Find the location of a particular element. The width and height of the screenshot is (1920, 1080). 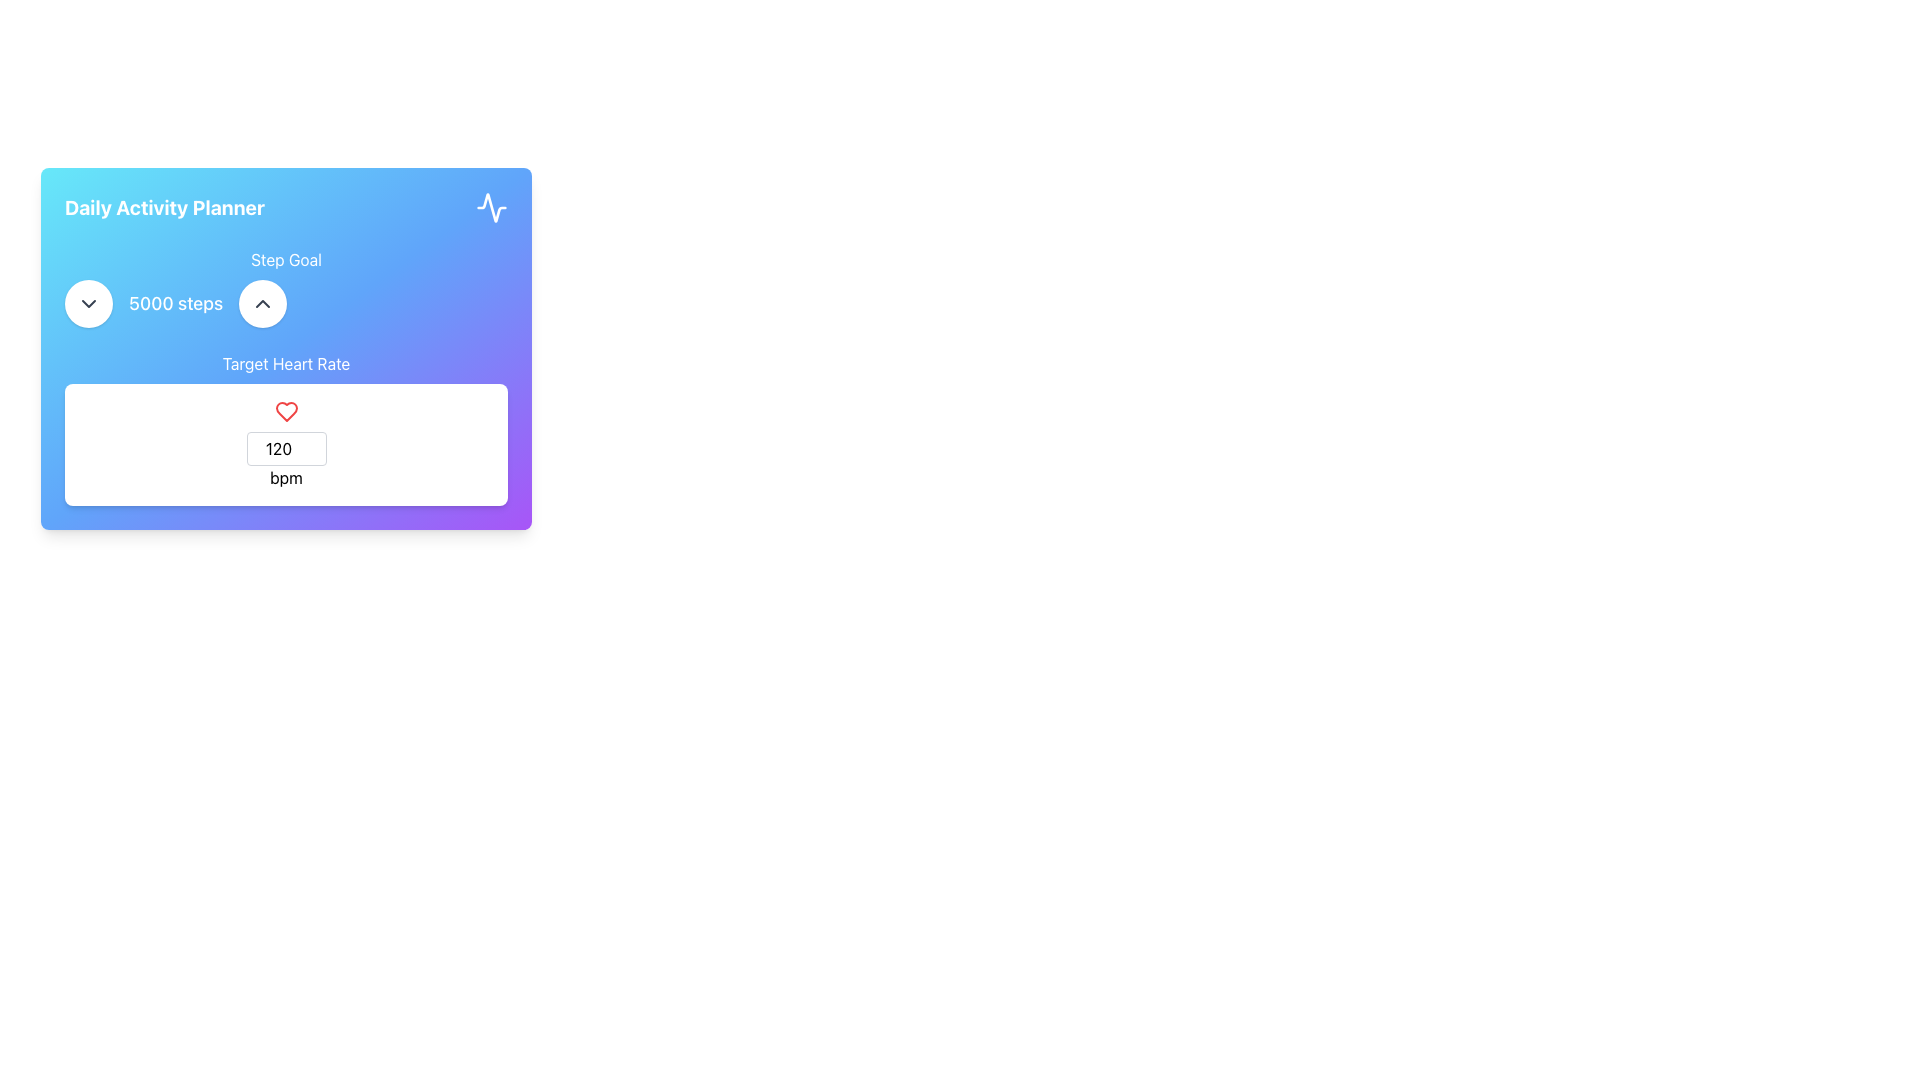

the circular button icon located directly to the right of the '5000 steps' text under the 'Step Goal' section is located at coordinates (88, 304).